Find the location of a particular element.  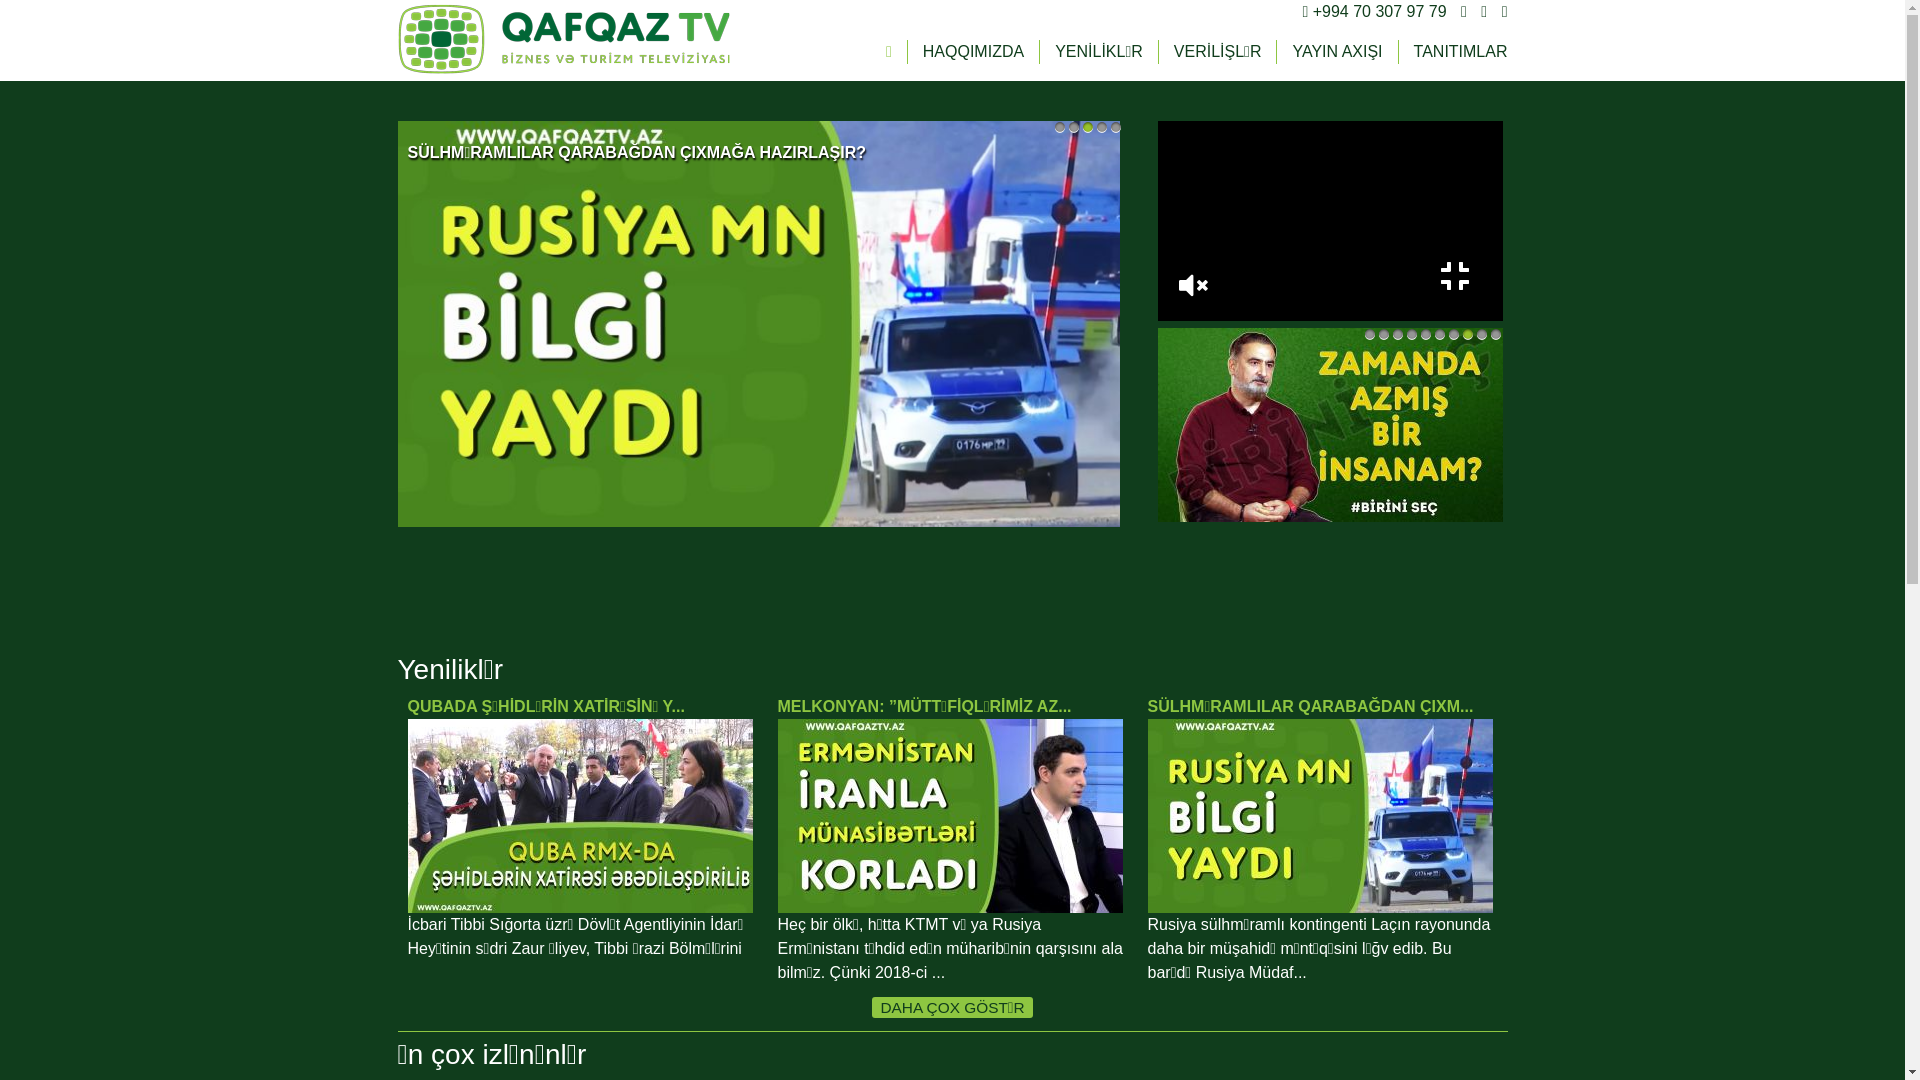

'10' is located at coordinates (1496, 333).